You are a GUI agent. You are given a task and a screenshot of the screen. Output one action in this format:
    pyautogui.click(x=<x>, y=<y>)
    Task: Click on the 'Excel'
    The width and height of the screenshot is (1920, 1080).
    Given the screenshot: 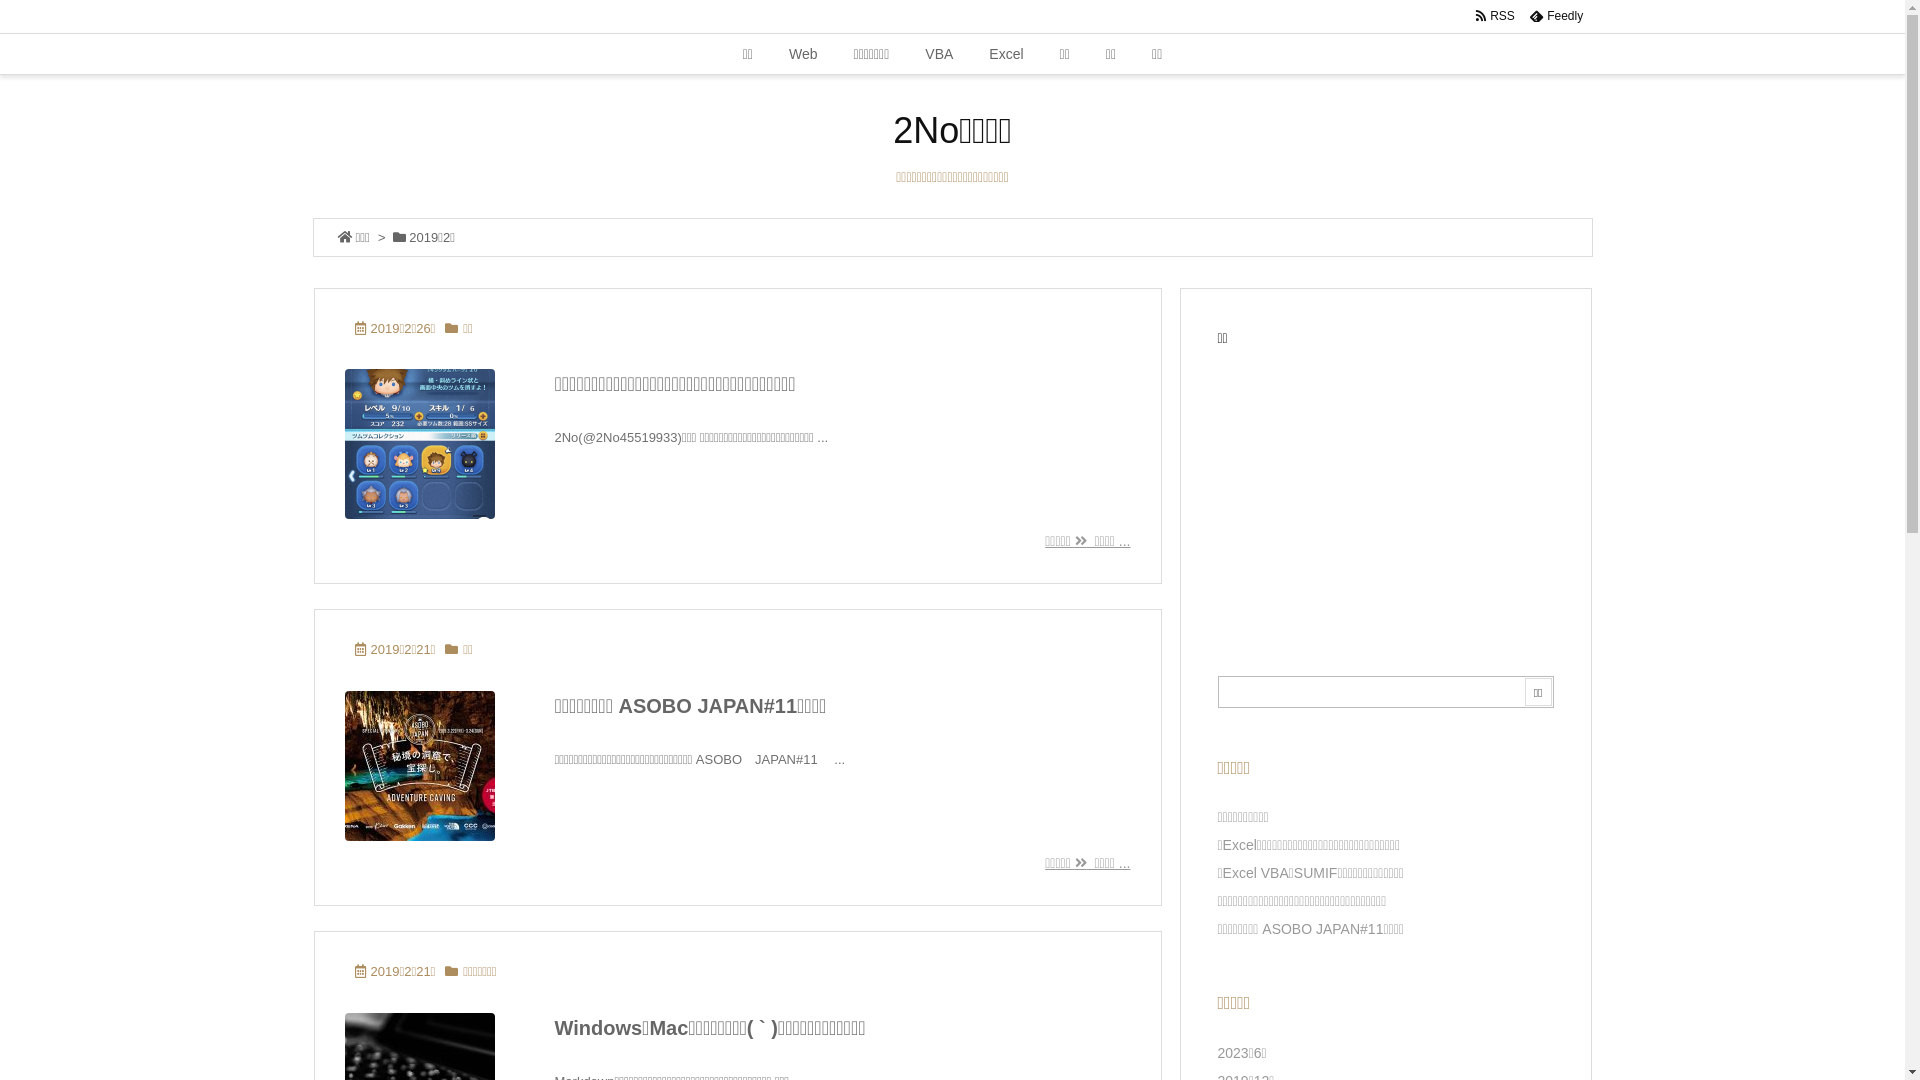 What is the action you would take?
    pyautogui.click(x=970, y=53)
    